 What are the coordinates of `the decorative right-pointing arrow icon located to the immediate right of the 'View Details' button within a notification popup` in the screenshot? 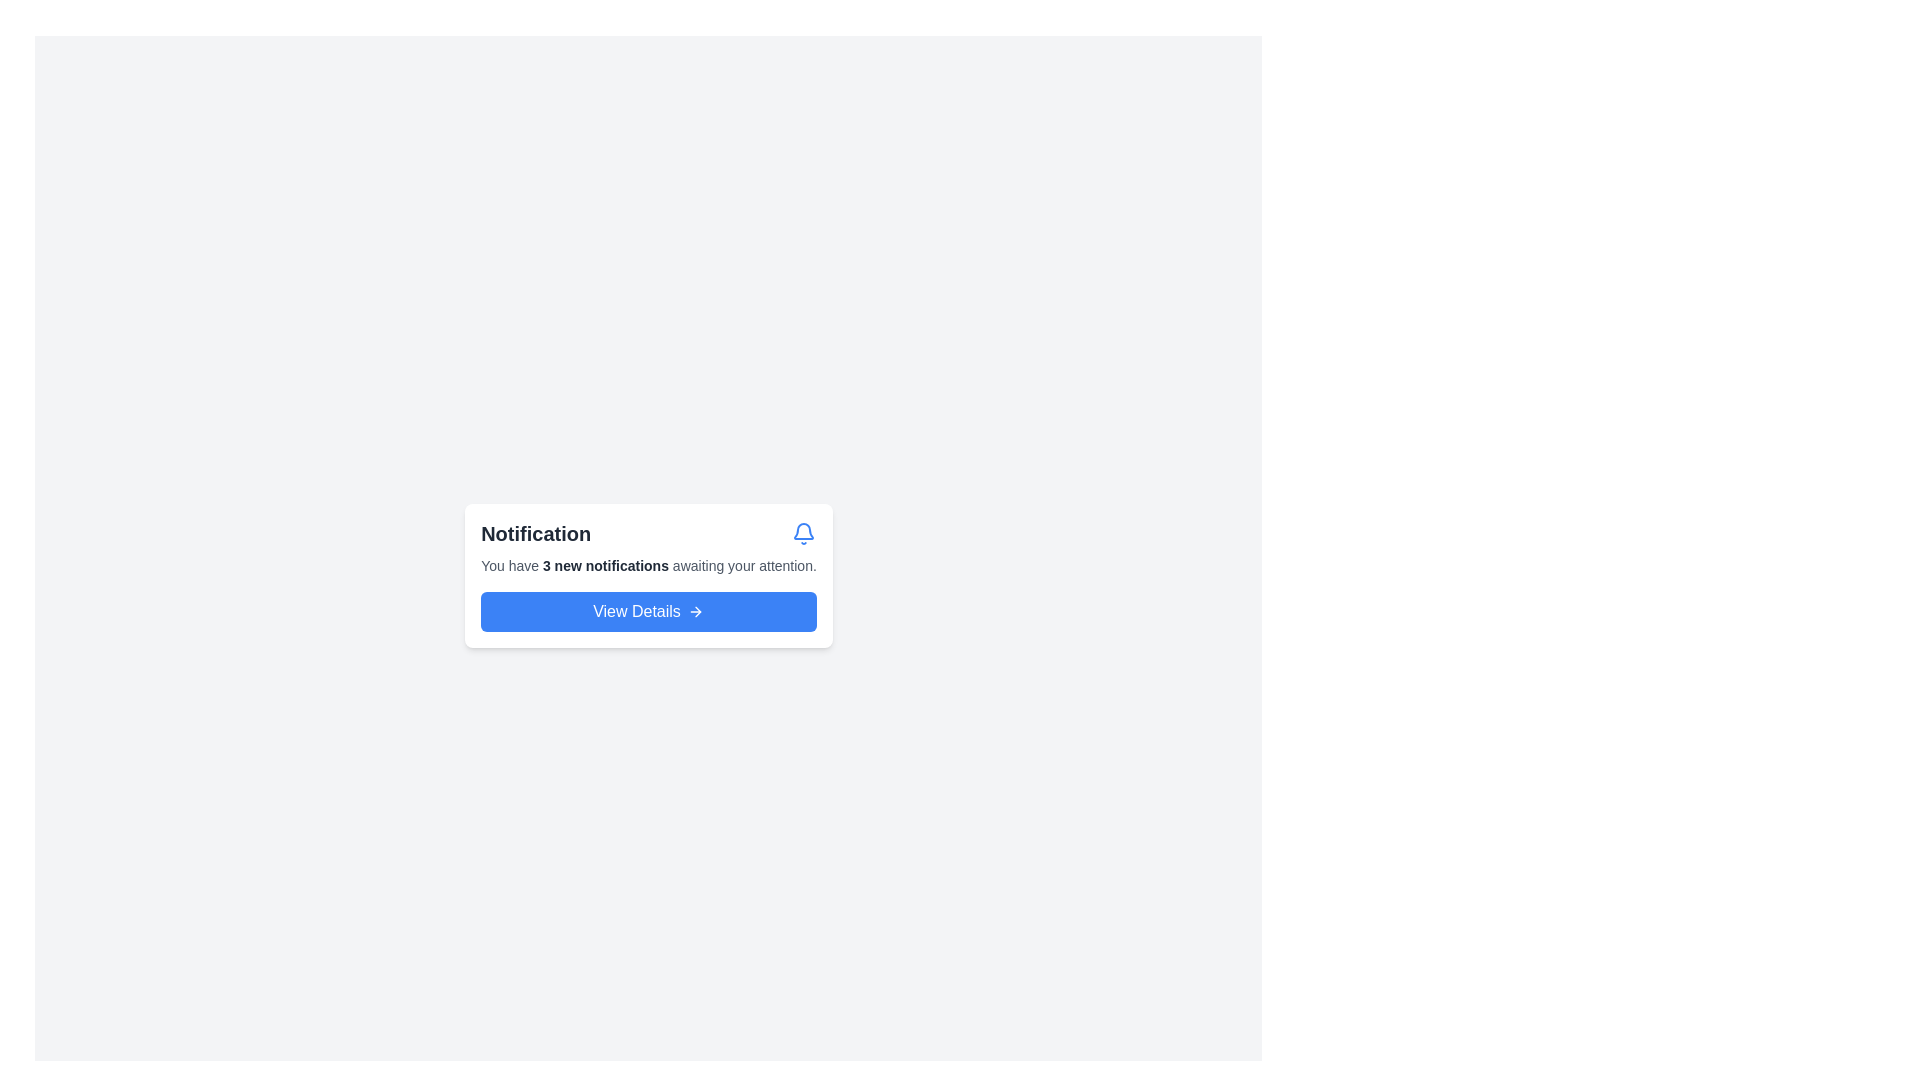 It's located at (698, 611).